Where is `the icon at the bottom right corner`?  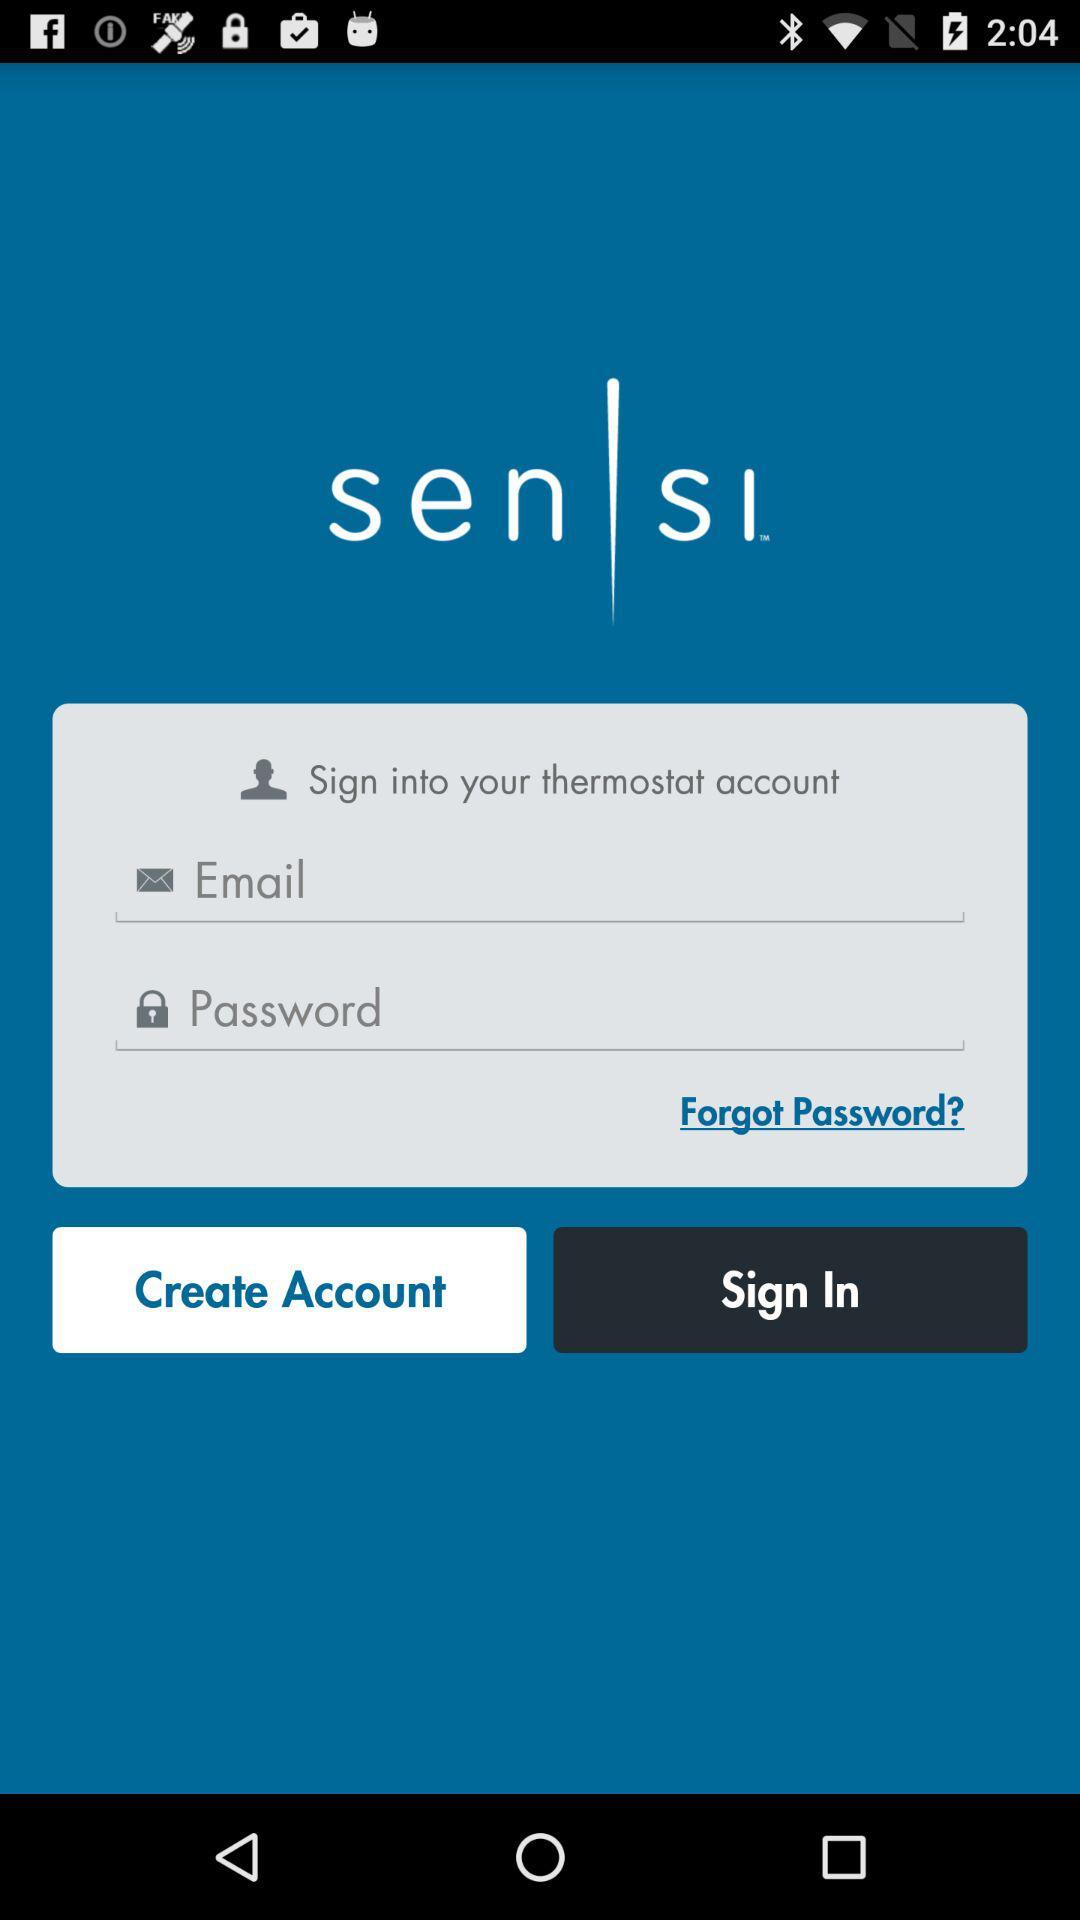 the icon at the bottom right corner is located at coordinates (789, 1290).